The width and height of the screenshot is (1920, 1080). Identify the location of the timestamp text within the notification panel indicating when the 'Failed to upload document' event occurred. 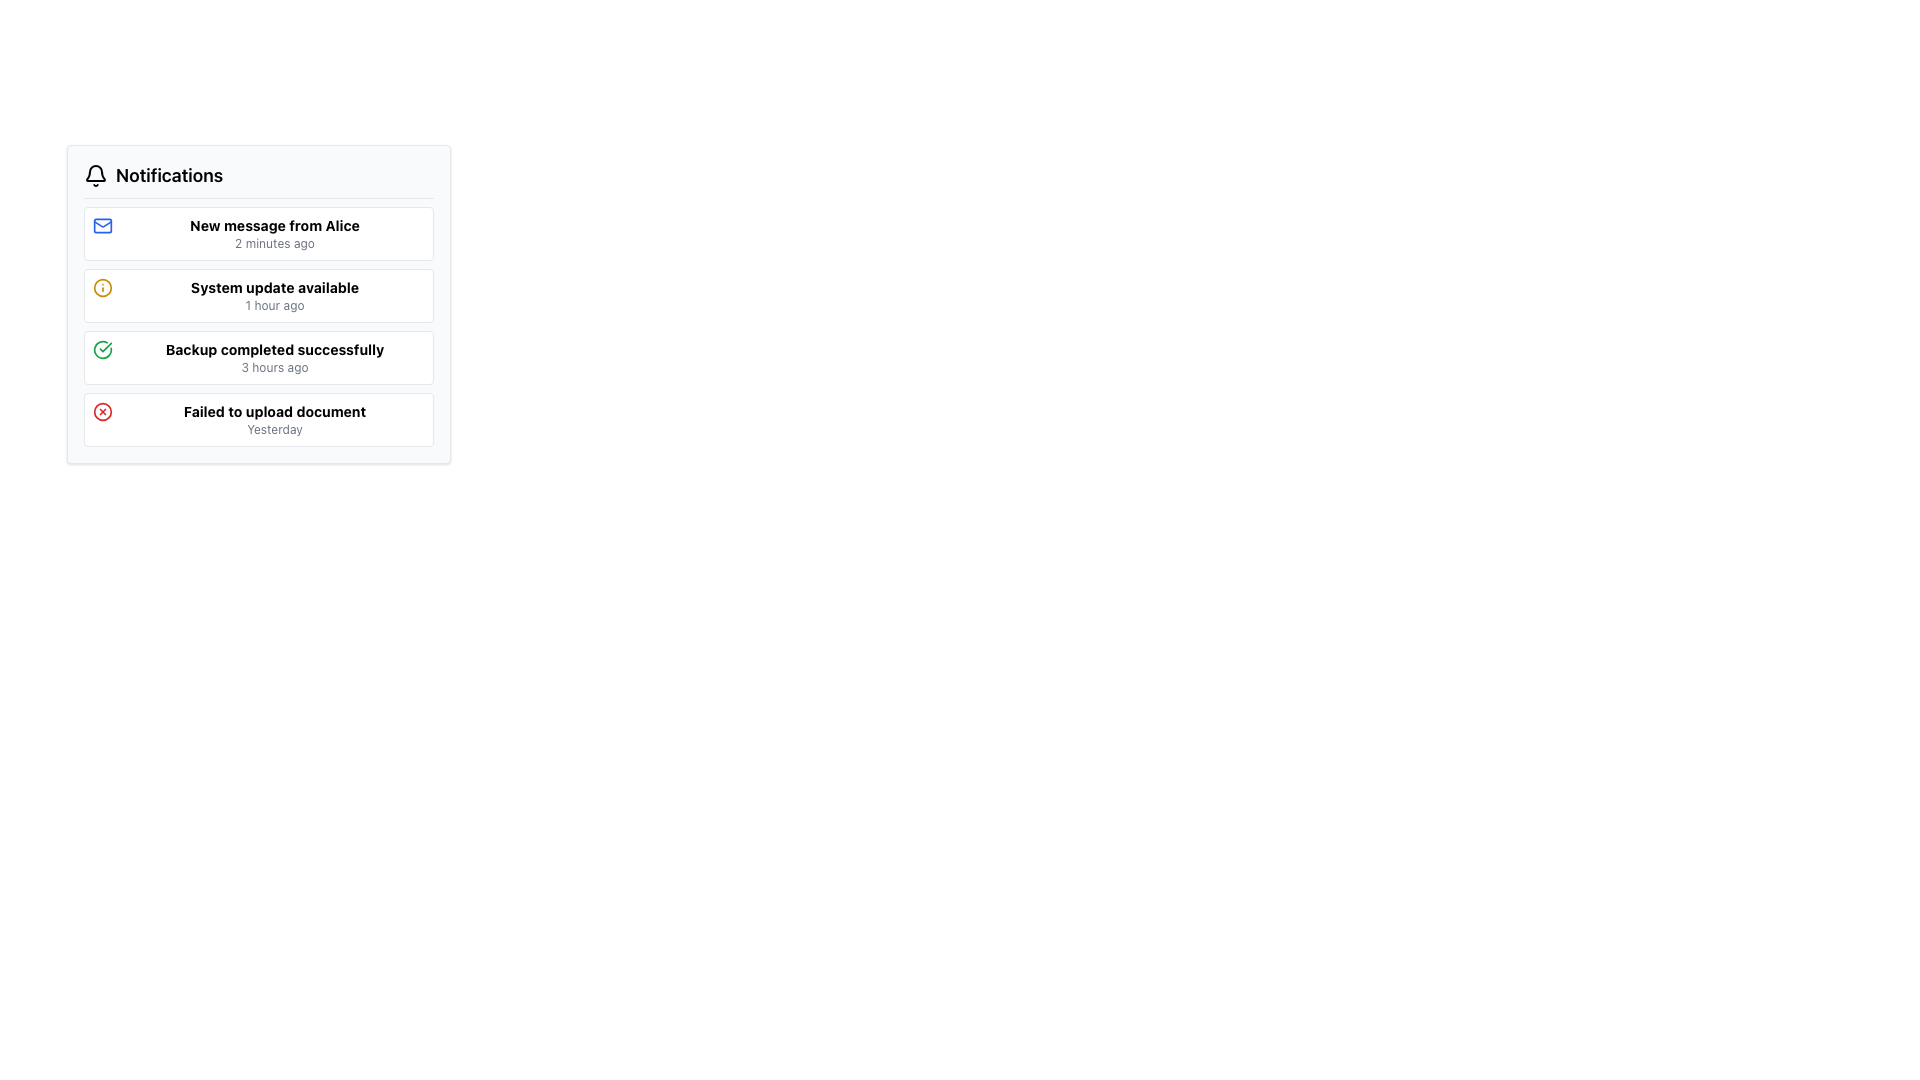
(273, 428).